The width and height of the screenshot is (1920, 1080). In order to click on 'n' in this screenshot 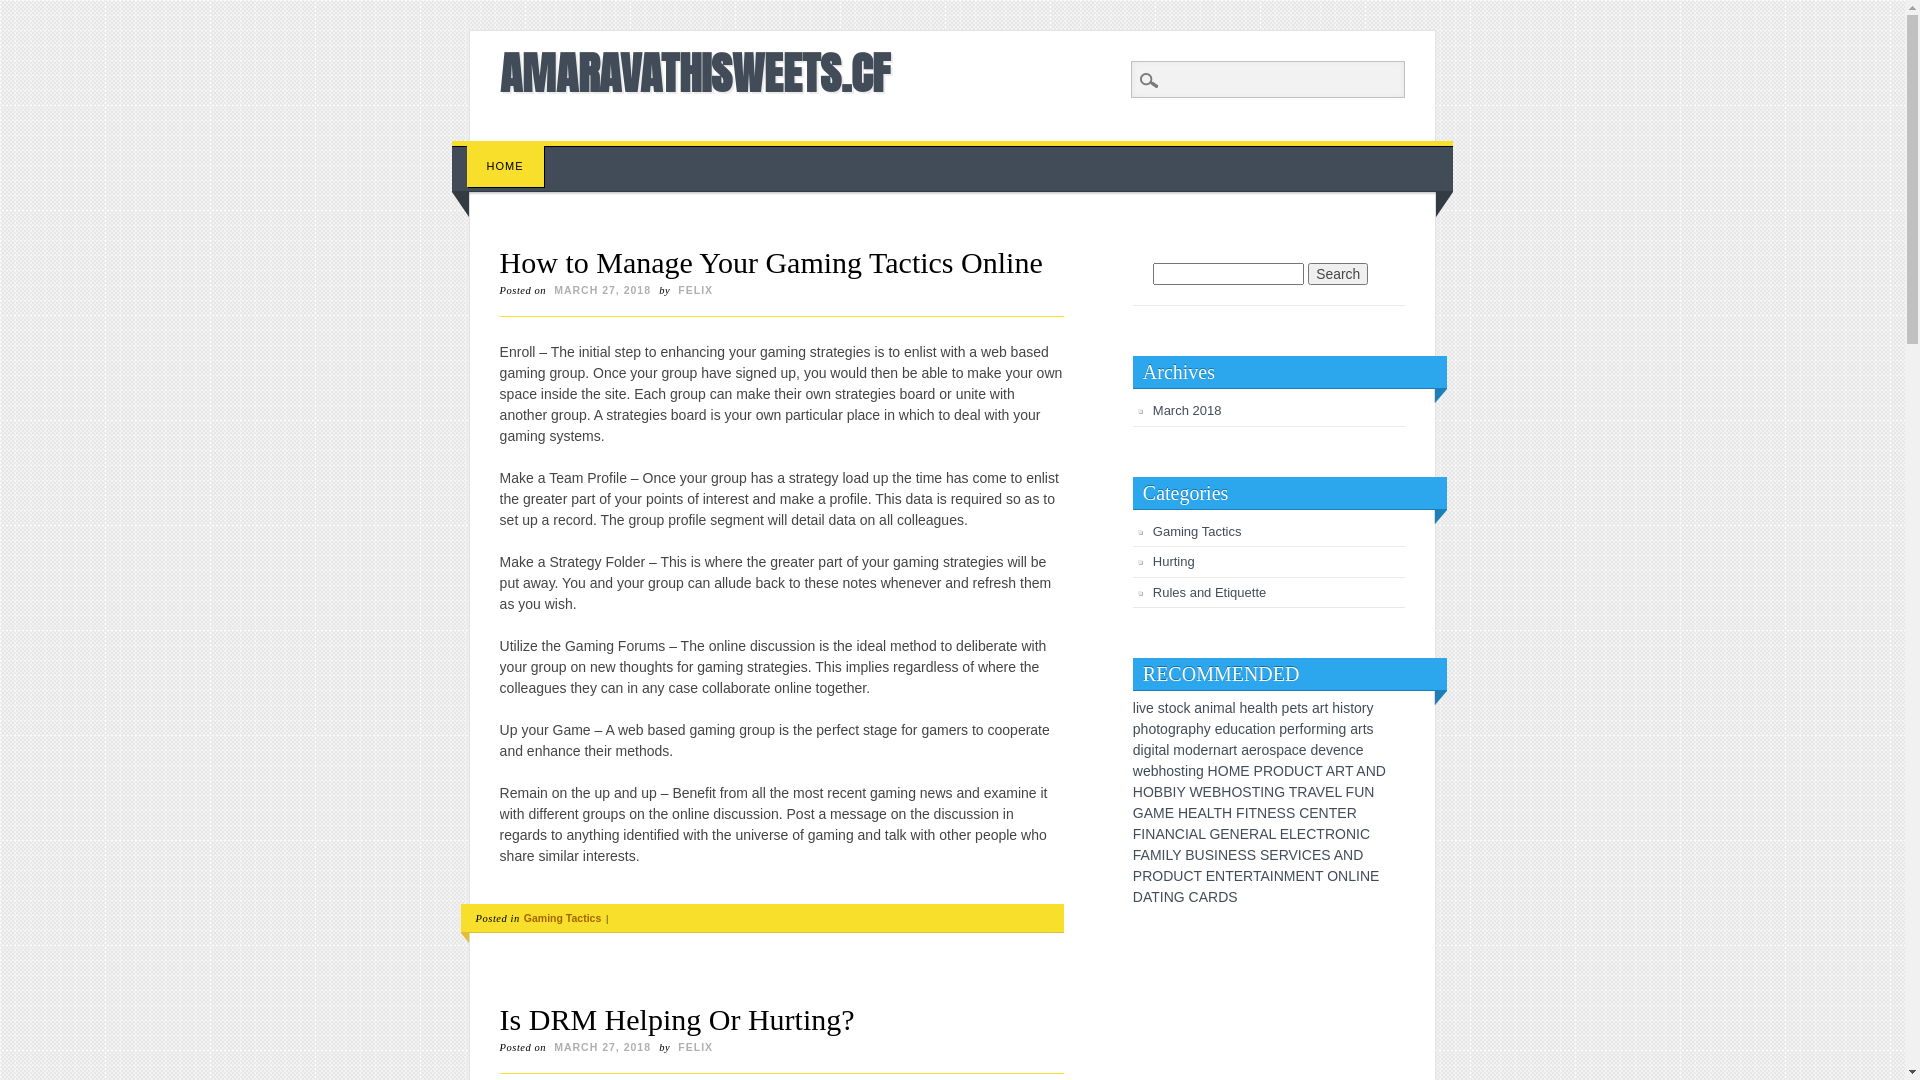, I will do `click(1334, 729)`.